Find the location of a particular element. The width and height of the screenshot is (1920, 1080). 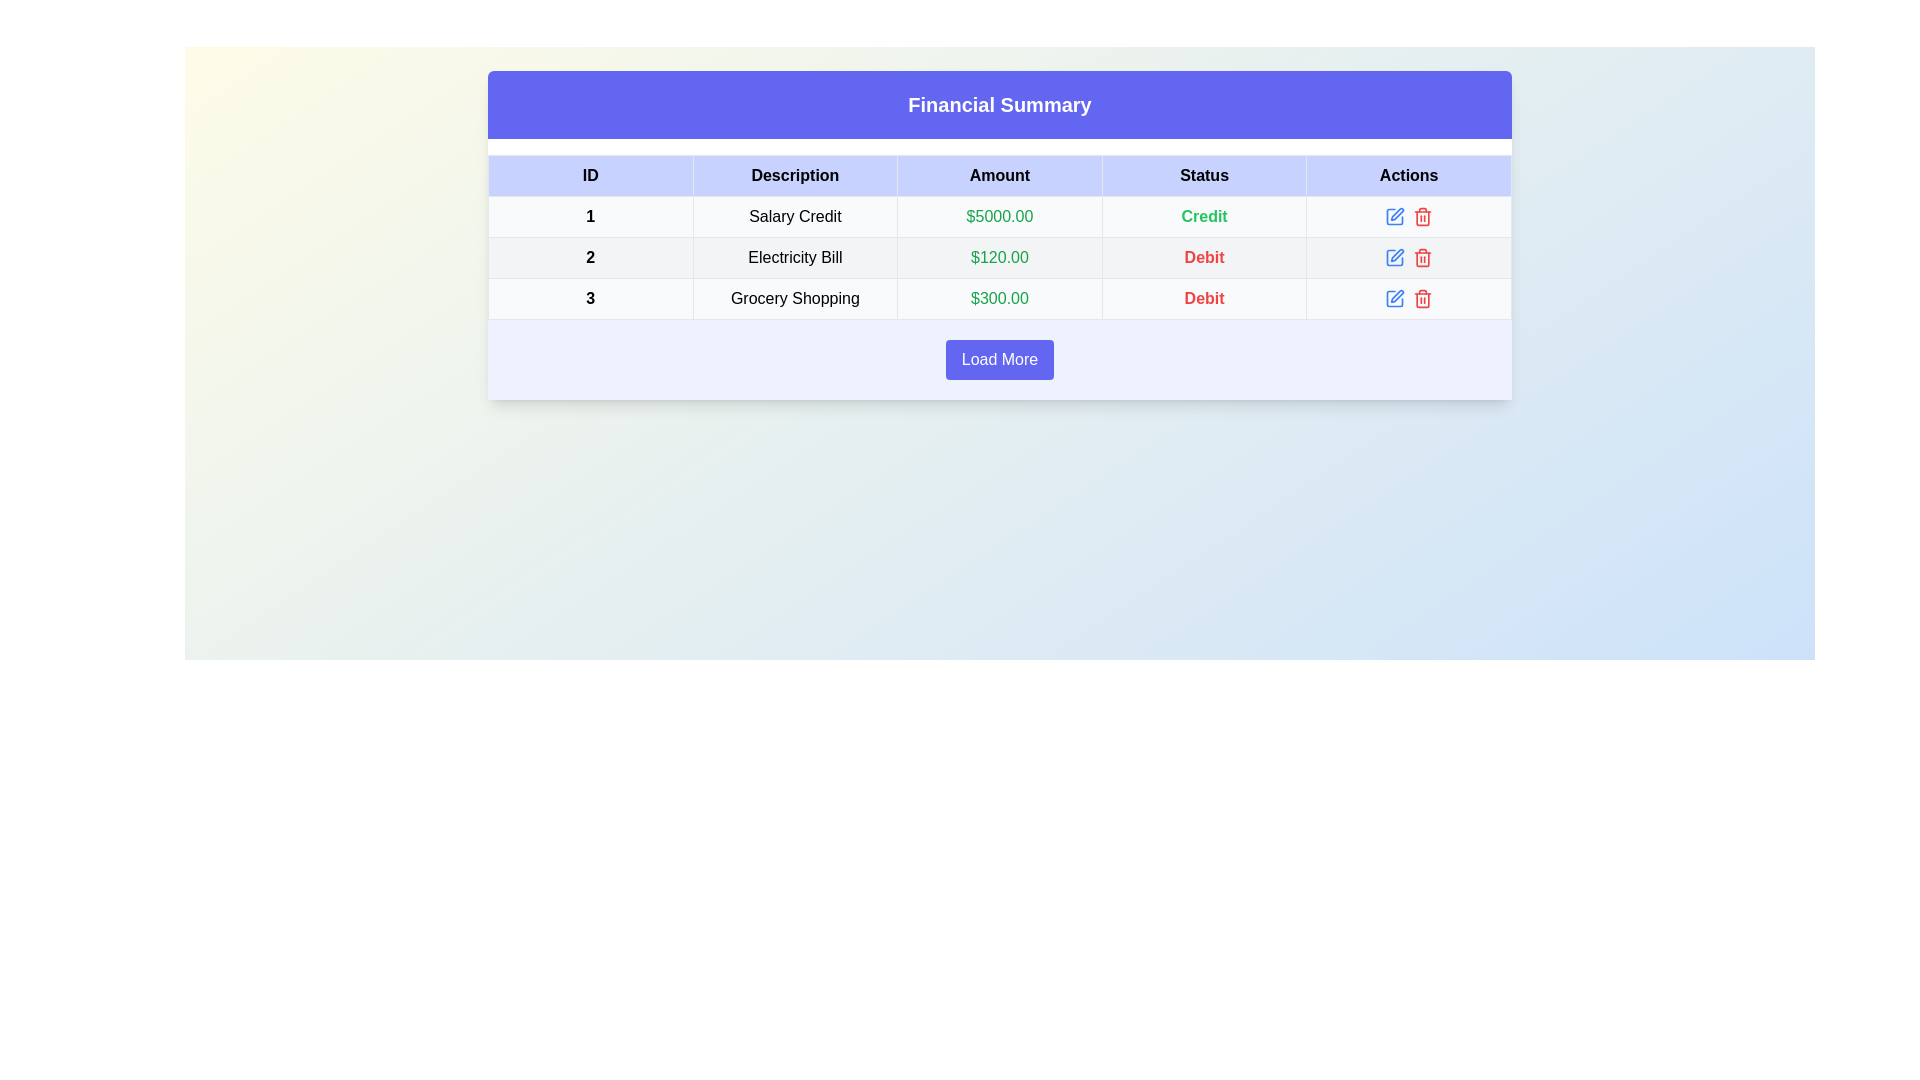

the pen icon within the Actions column of the financial summary table in the second row, corresponding to the 'Electricity Bill' is located at coordinates (1396, 254).